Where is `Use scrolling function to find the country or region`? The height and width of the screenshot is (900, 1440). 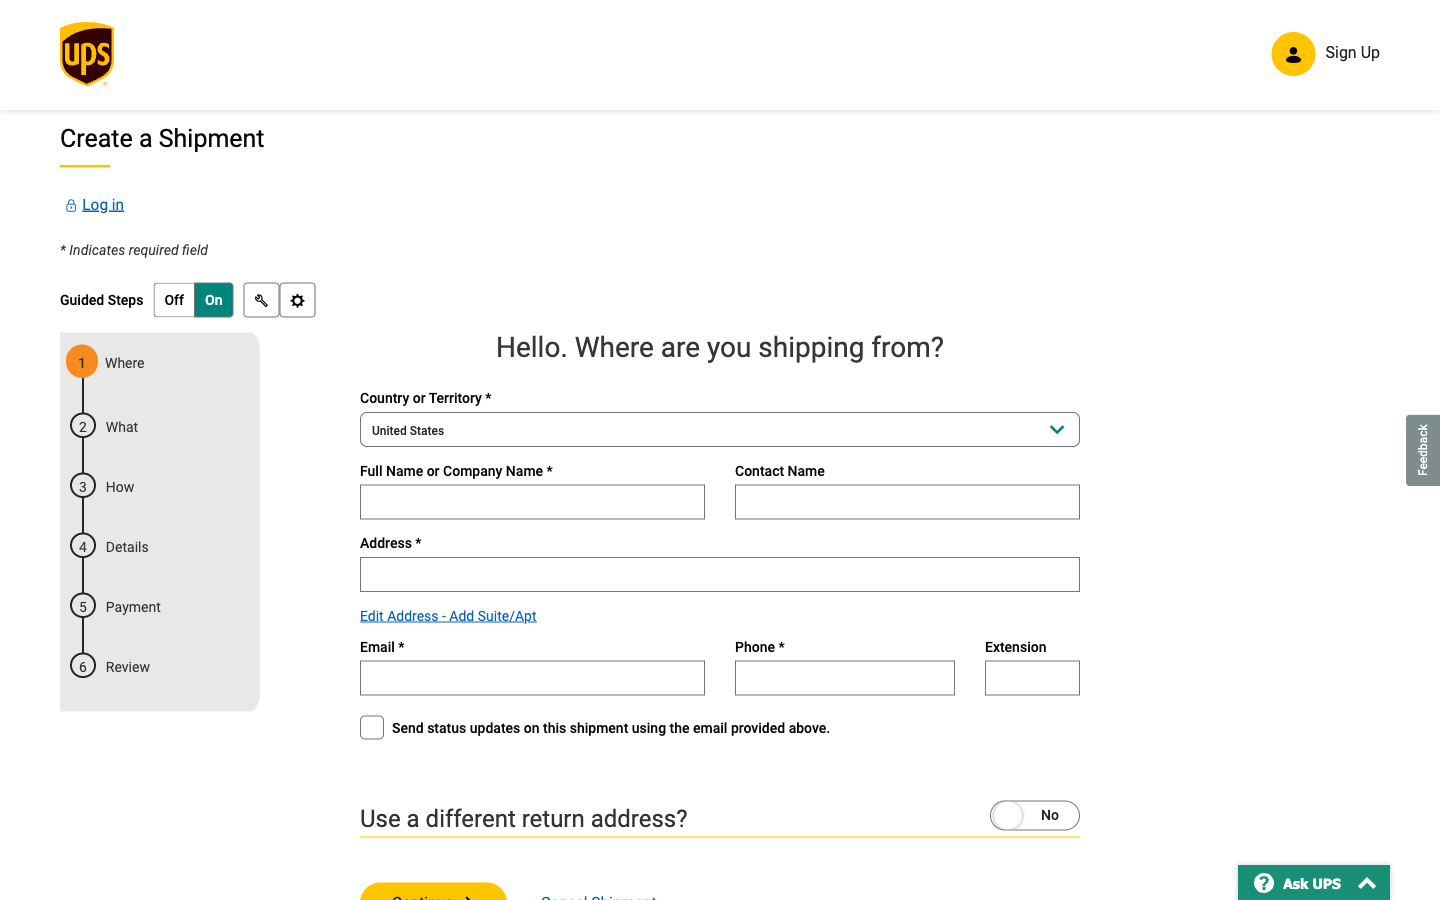
Use scrolling function to find the country or region is located at coordinates (720, 432).